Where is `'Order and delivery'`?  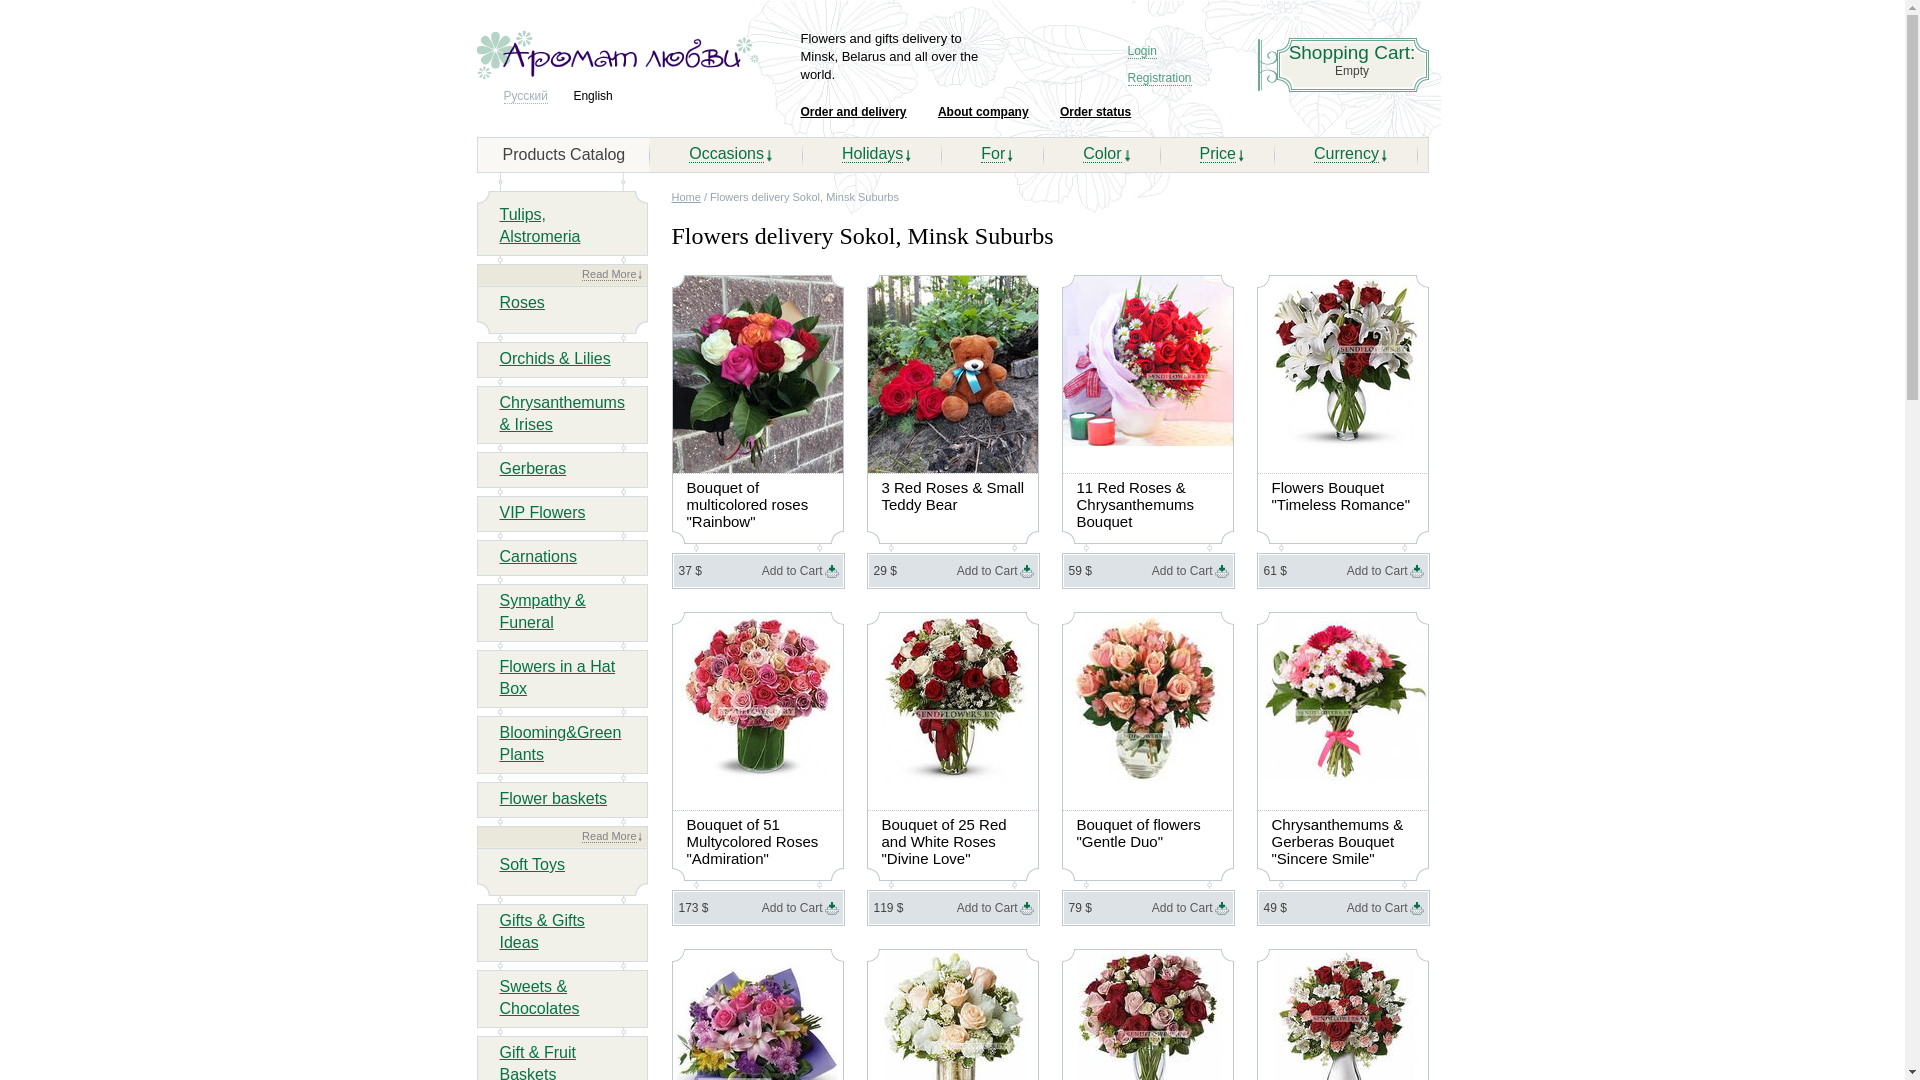 'Order and delivery' is located at coordinates (853, 111).